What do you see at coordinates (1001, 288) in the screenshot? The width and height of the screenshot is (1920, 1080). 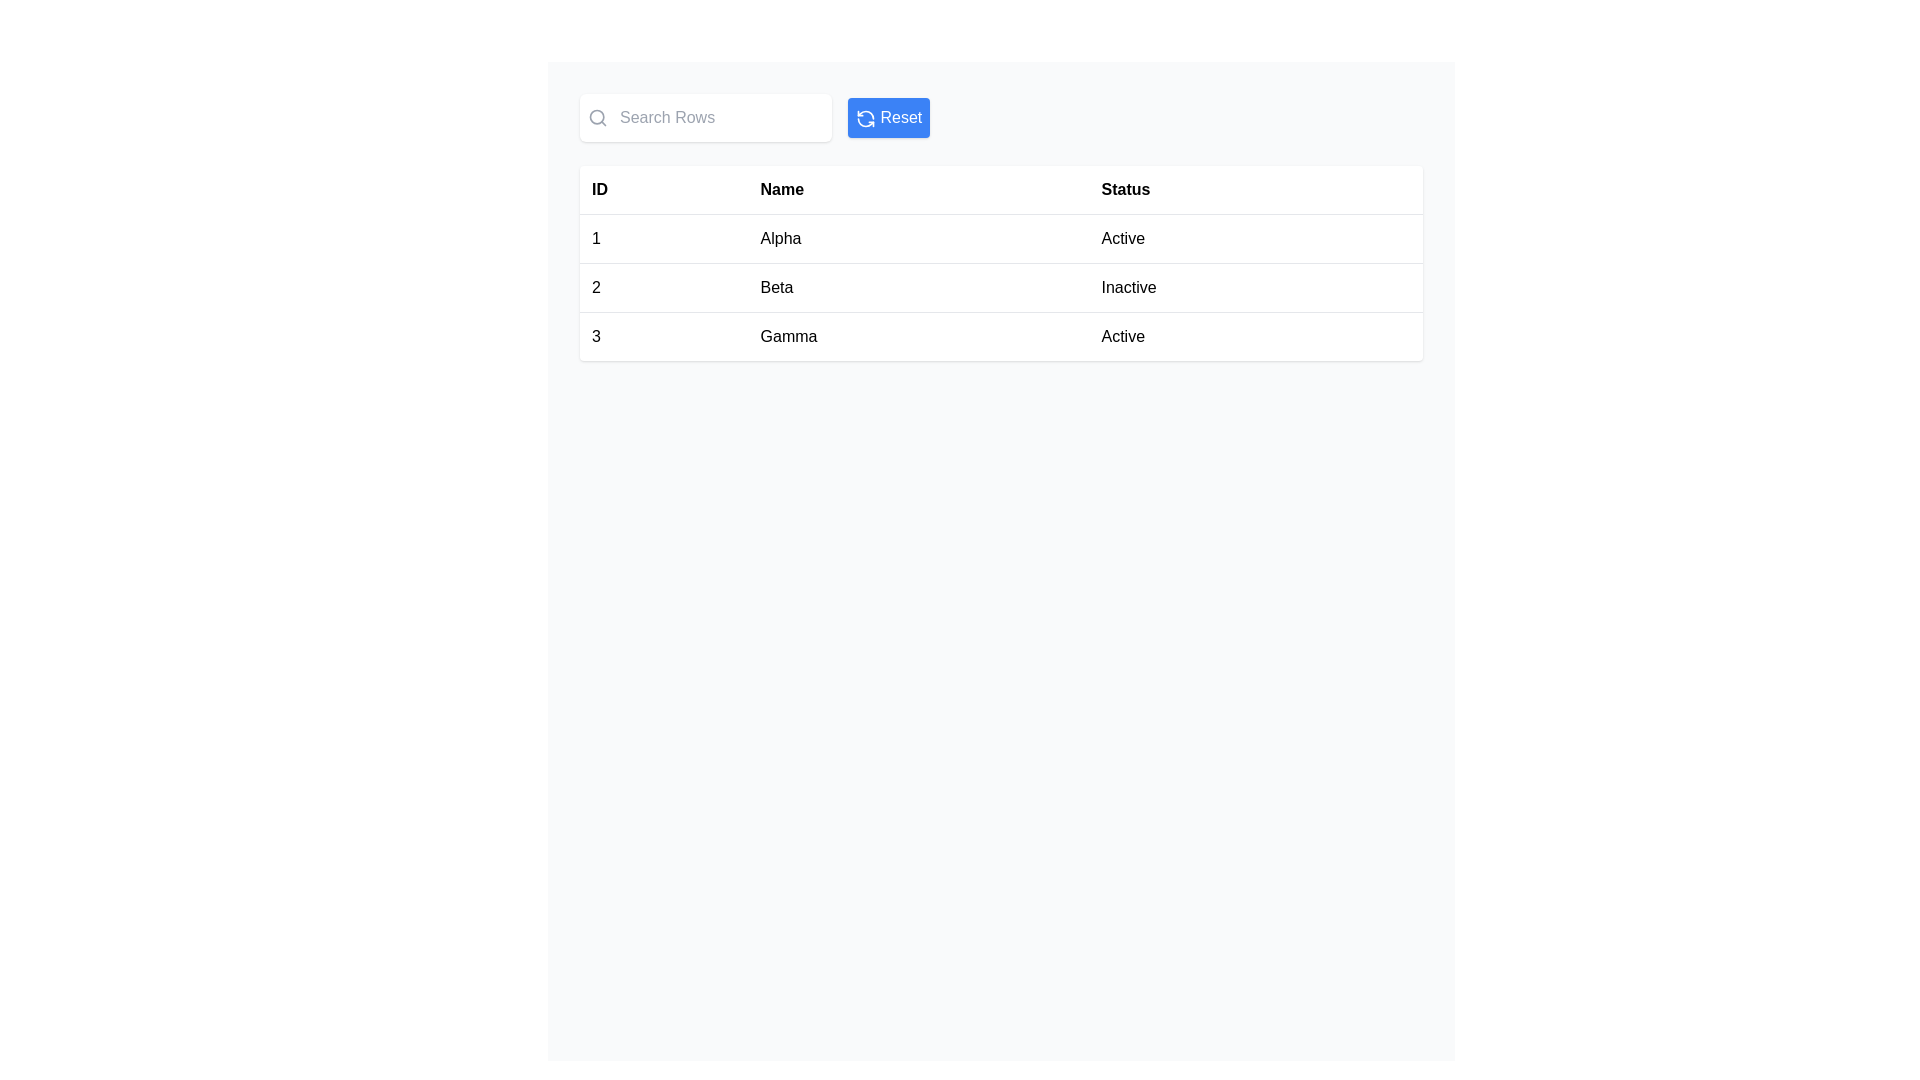 I see `the second row` at bounding box center [1001, 288].